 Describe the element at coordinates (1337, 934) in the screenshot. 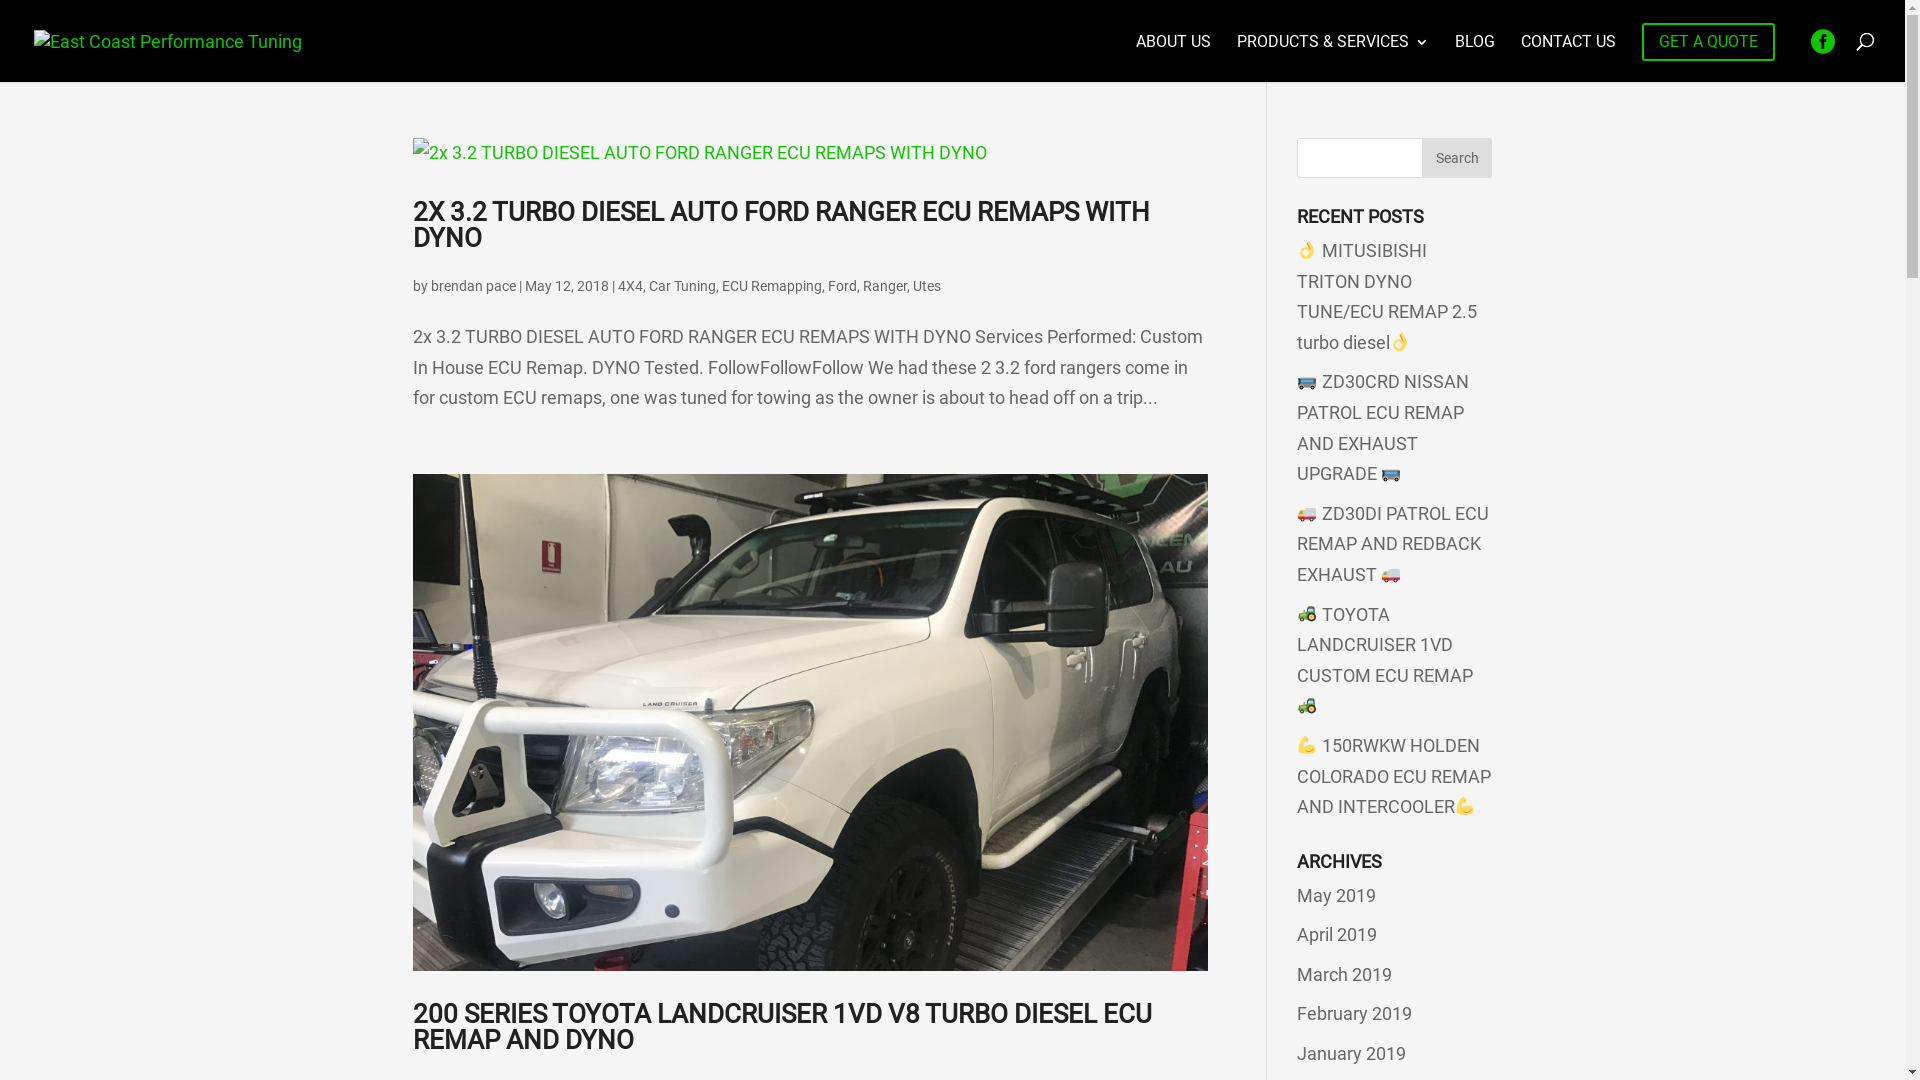

I see `'April 2019'` at that location.